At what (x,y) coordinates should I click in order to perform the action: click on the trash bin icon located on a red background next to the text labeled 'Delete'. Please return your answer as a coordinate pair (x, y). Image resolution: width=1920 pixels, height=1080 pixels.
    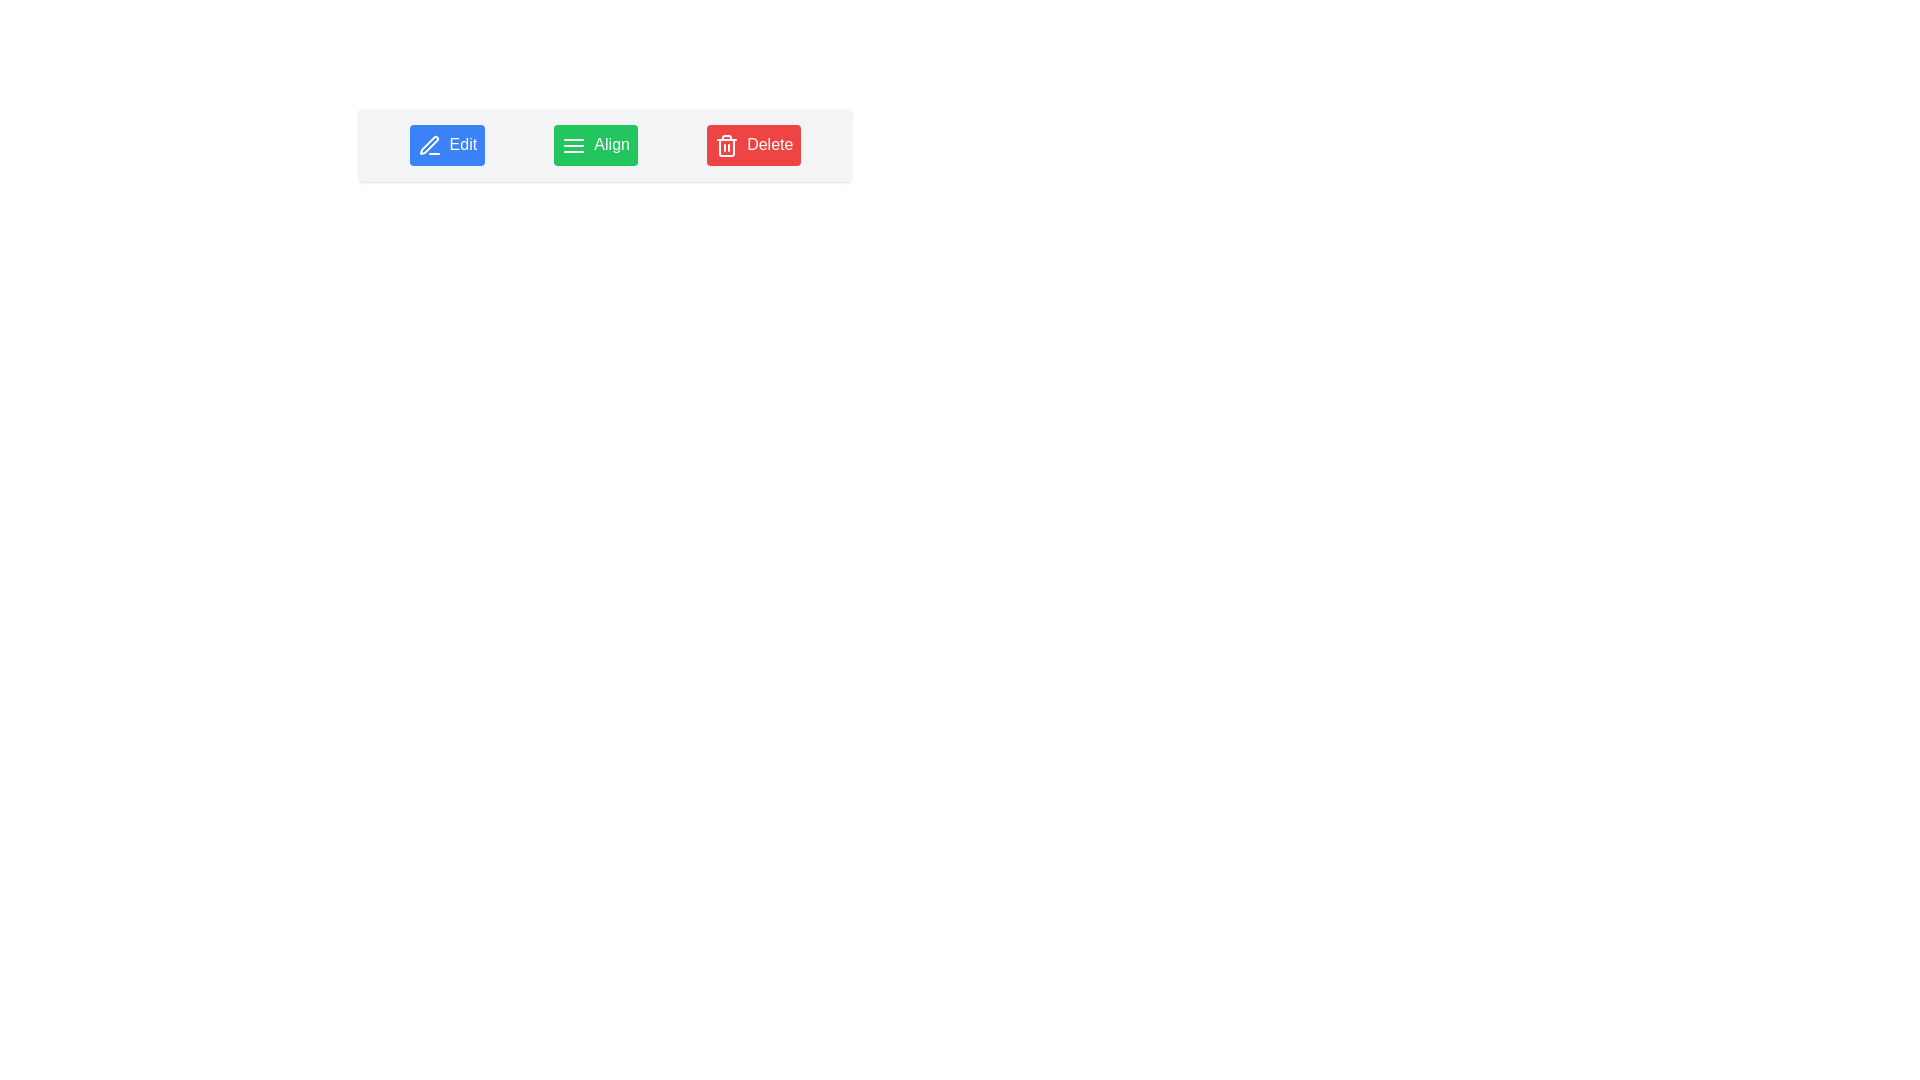
    Looking at the image, I should click on (726, 144).